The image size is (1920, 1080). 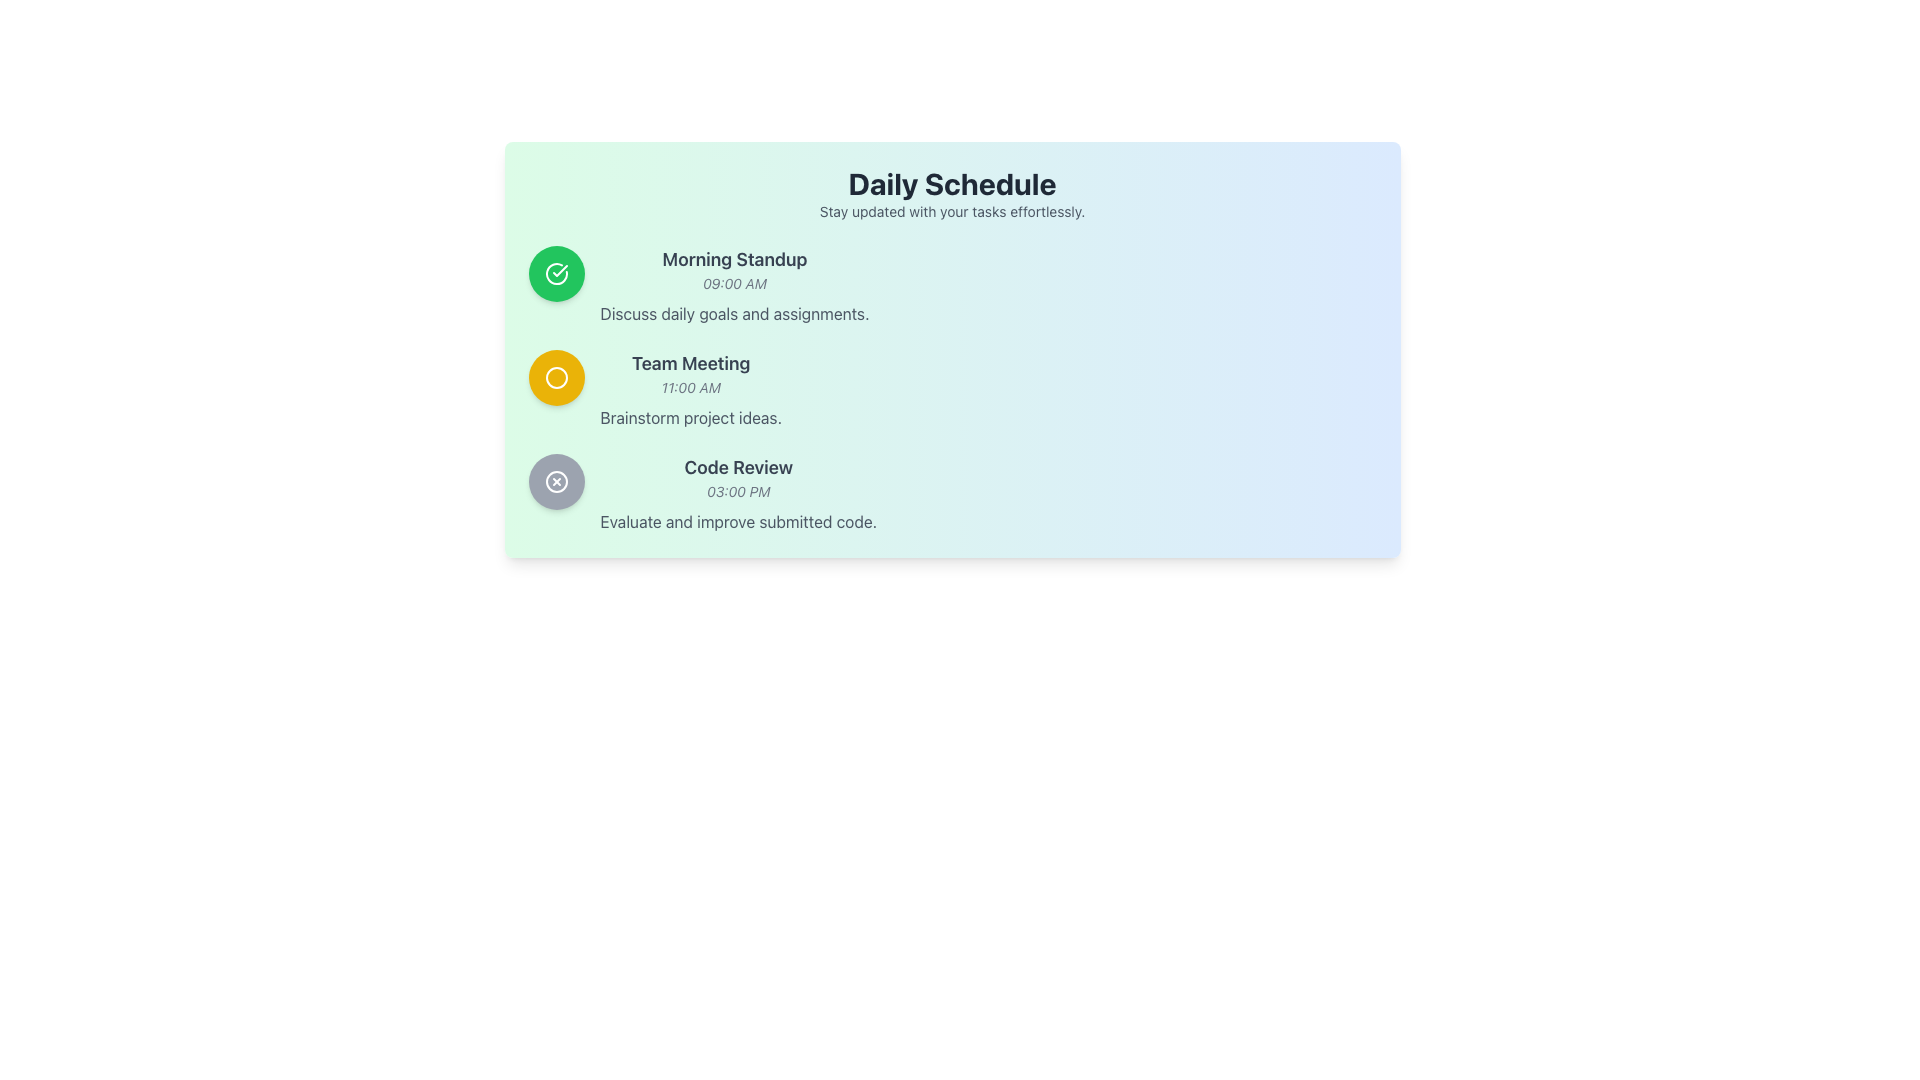 I want to click on text block titled 'Code Review', which includes a bold header, a timestamp, and a descriptive line, positioned as the third entry in the 'Daily Schedule' panel, so click(x=737, y=493).